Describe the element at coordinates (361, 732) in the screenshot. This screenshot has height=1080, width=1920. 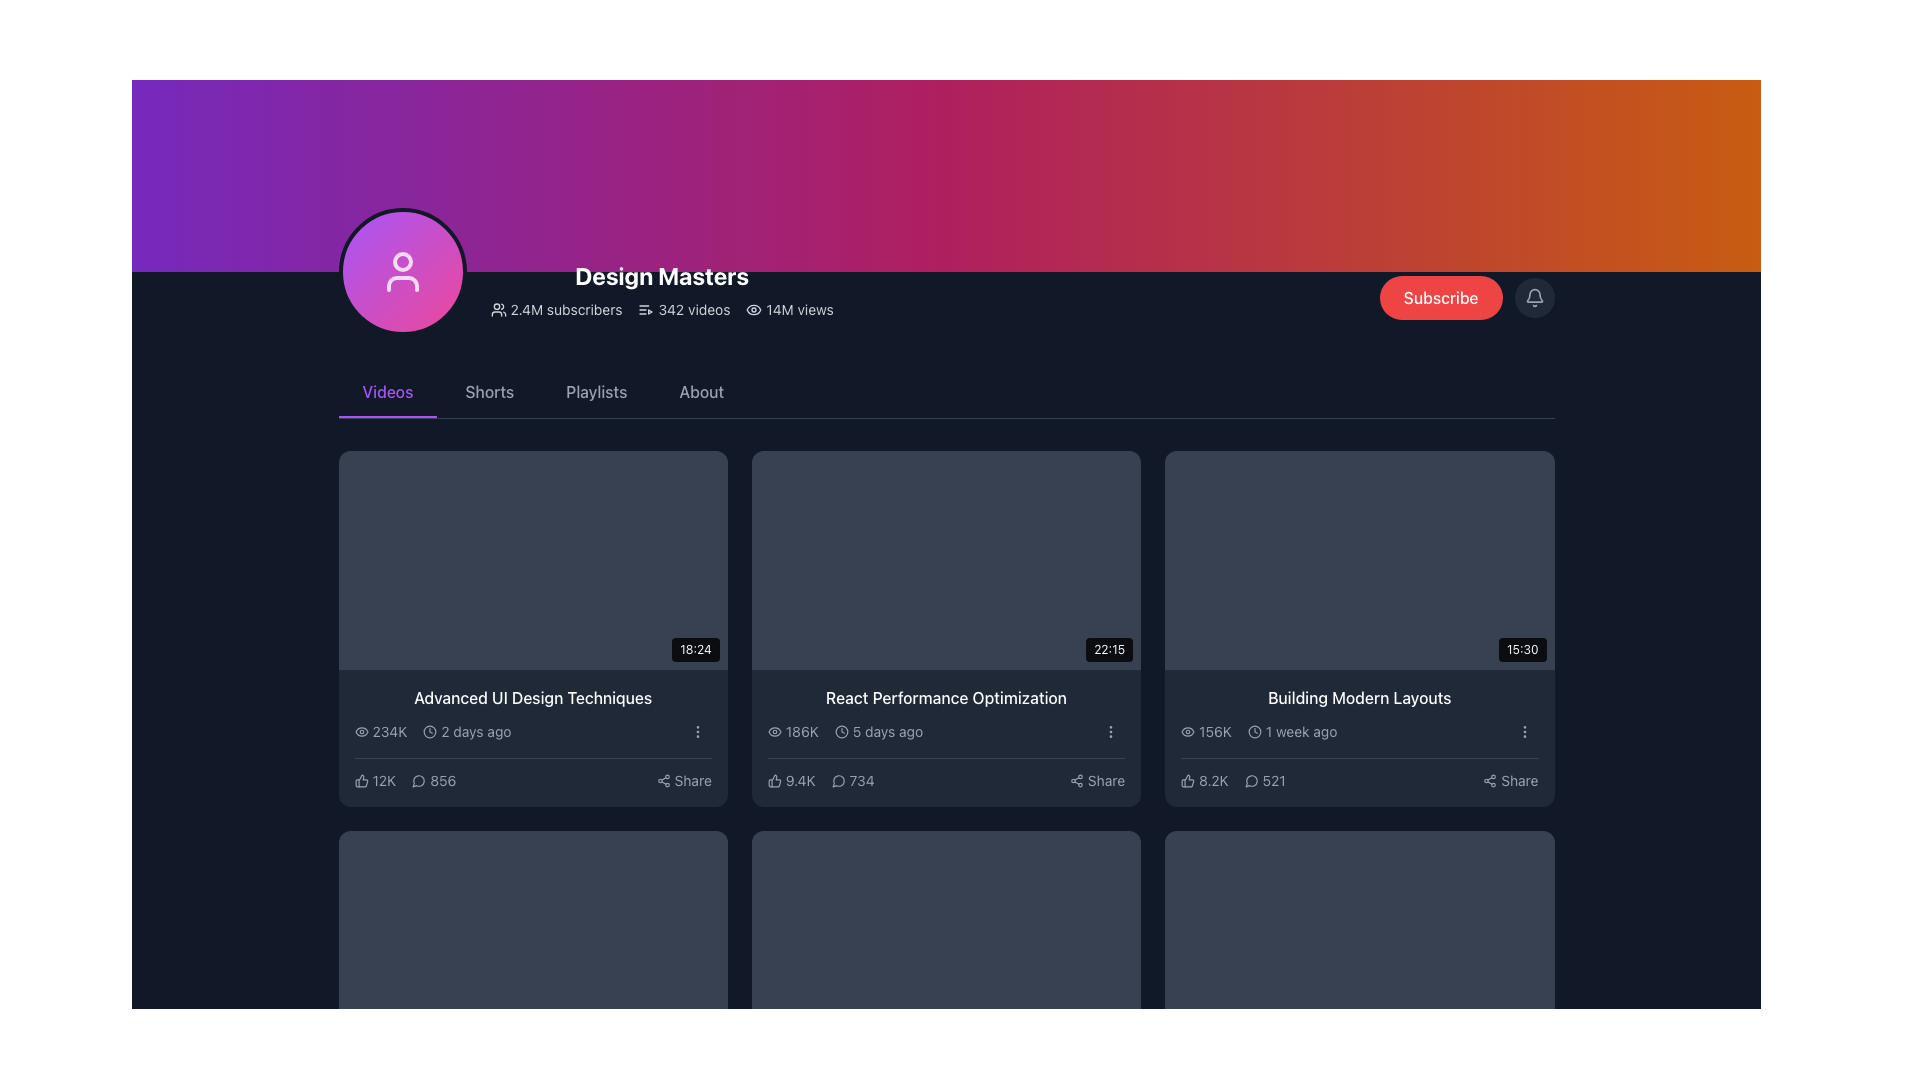
I see `the eye icon indicating views for the 'Advanced UI Design Techniques' video, located beside the '234K' text` at that location.